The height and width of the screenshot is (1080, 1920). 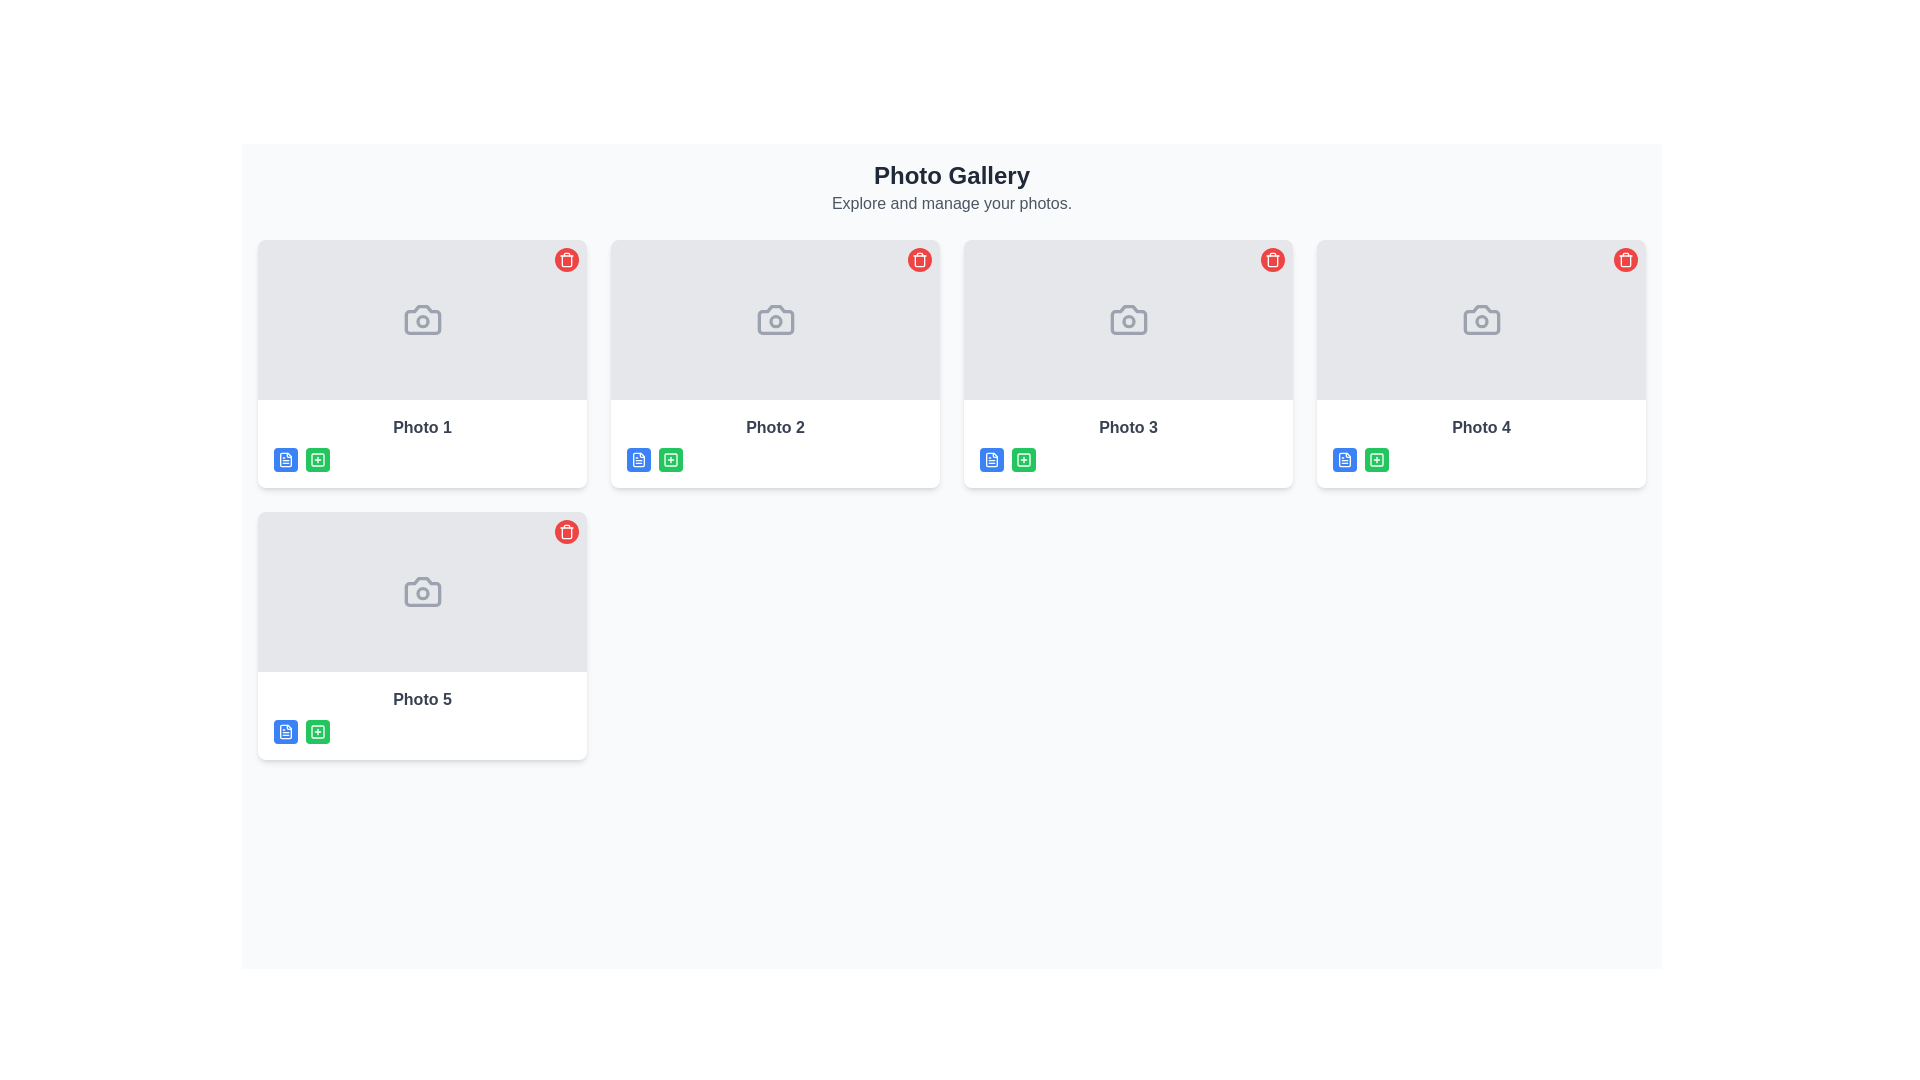 I want to click on the 'view details' icon located in the bottom-left corner of the first photo card, so click(x=285, y=459).